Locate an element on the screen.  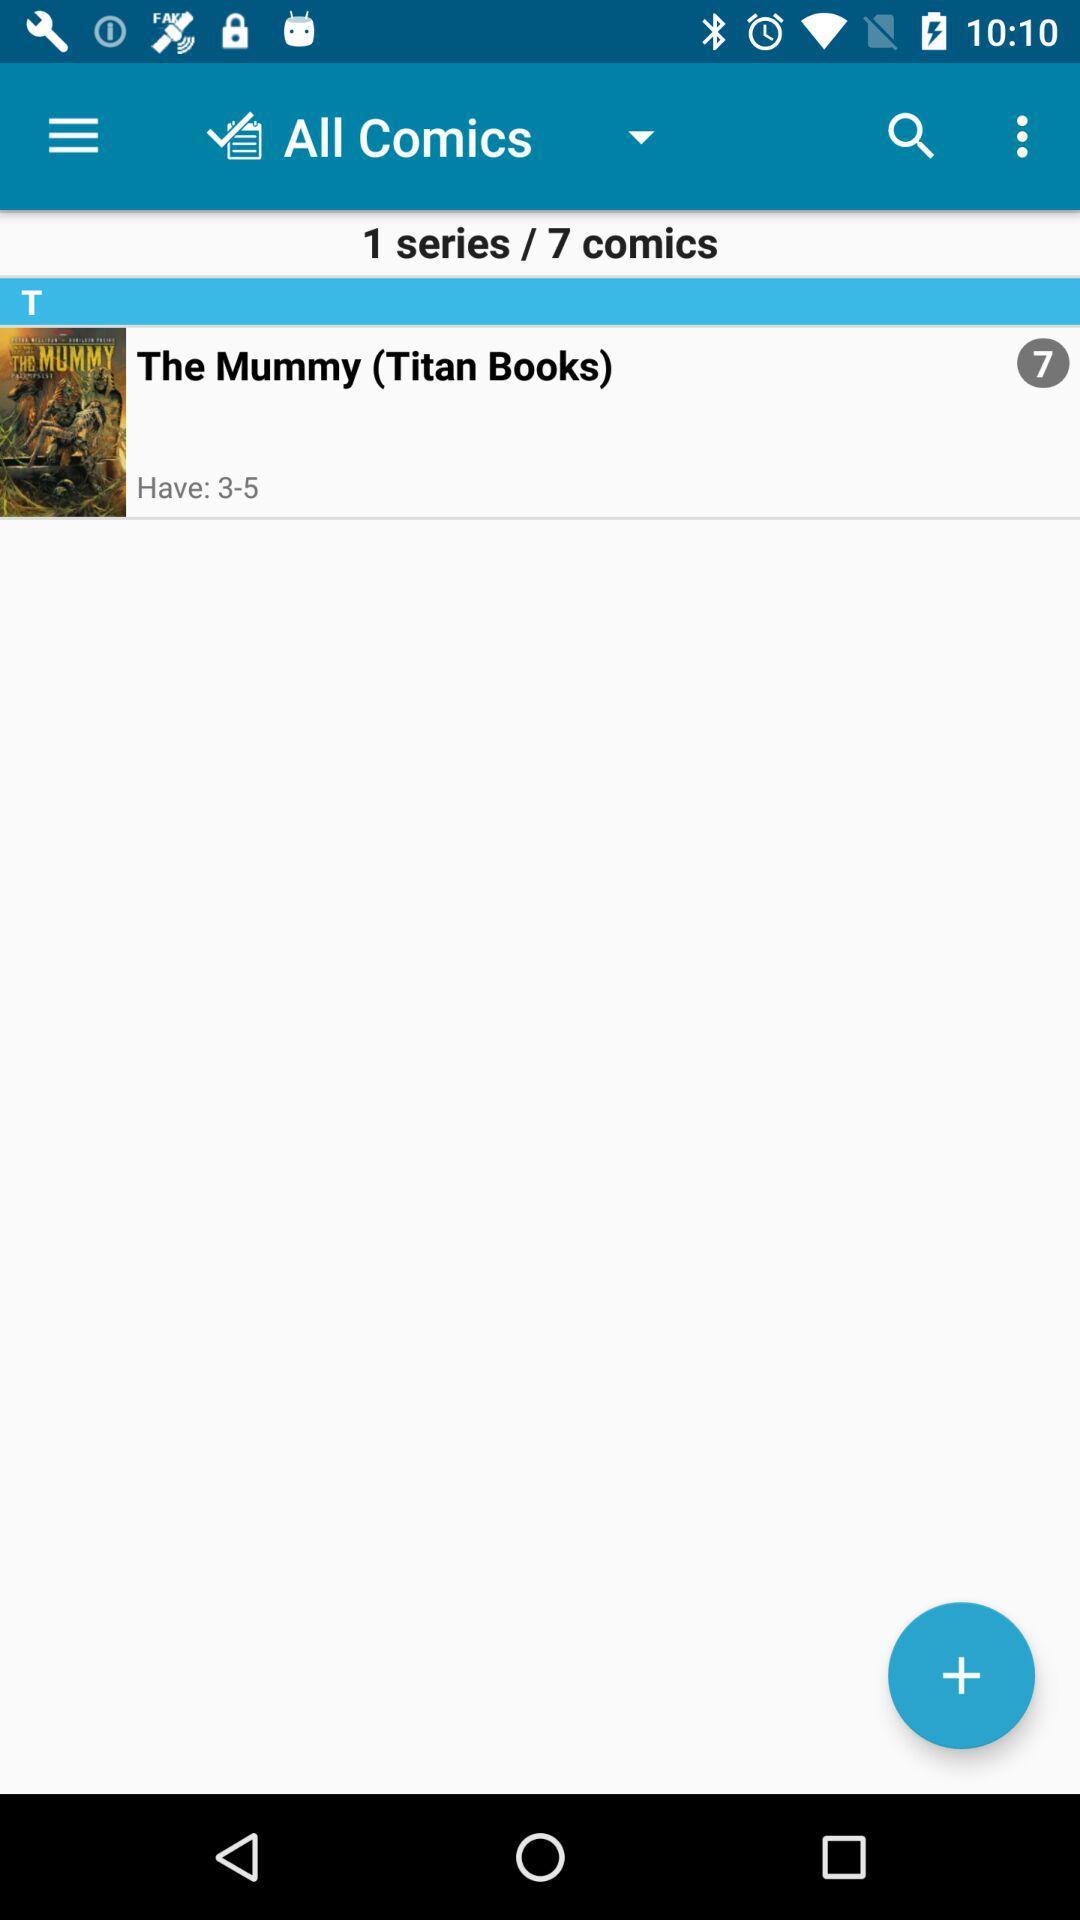
on the search icon is located at coordinates (911, 136).